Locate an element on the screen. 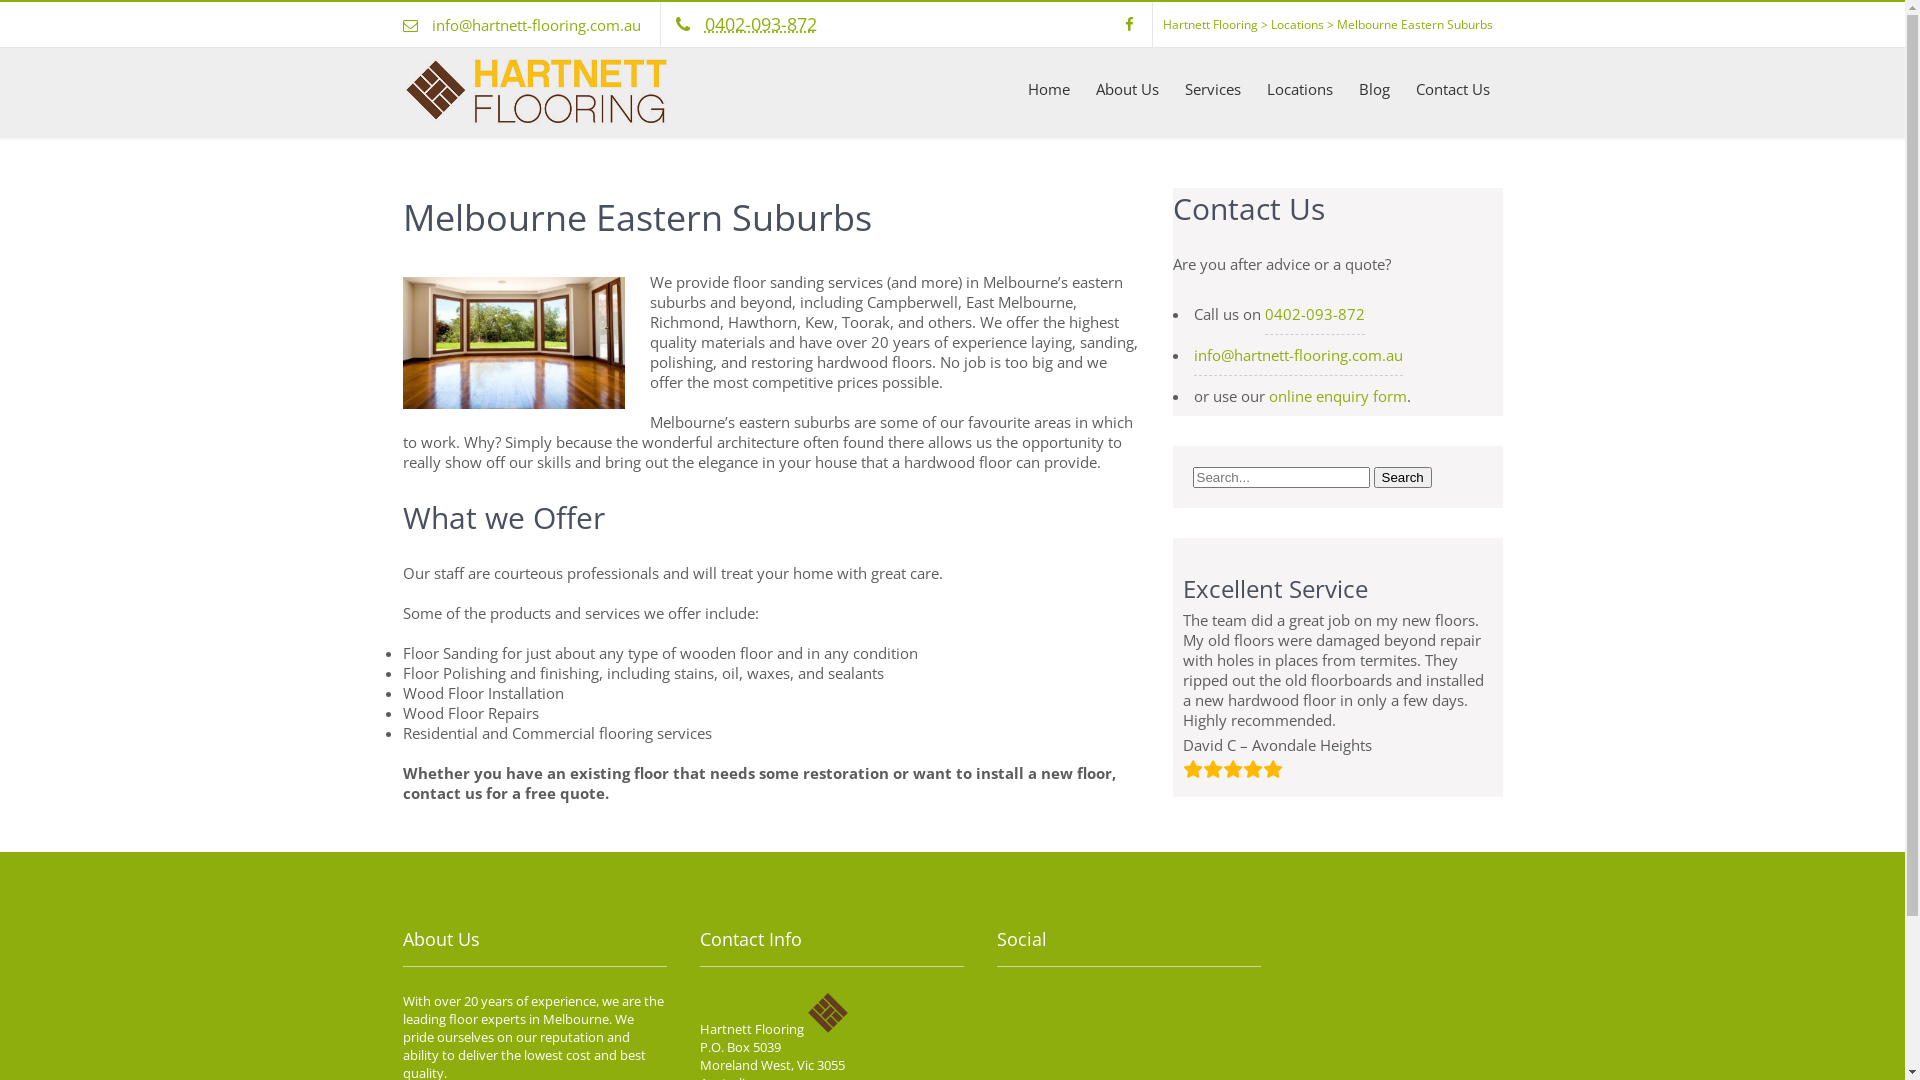 The width and height of the screenshot is (1920, 1080). '0402-093-872' is located at coordinates (758, 23).